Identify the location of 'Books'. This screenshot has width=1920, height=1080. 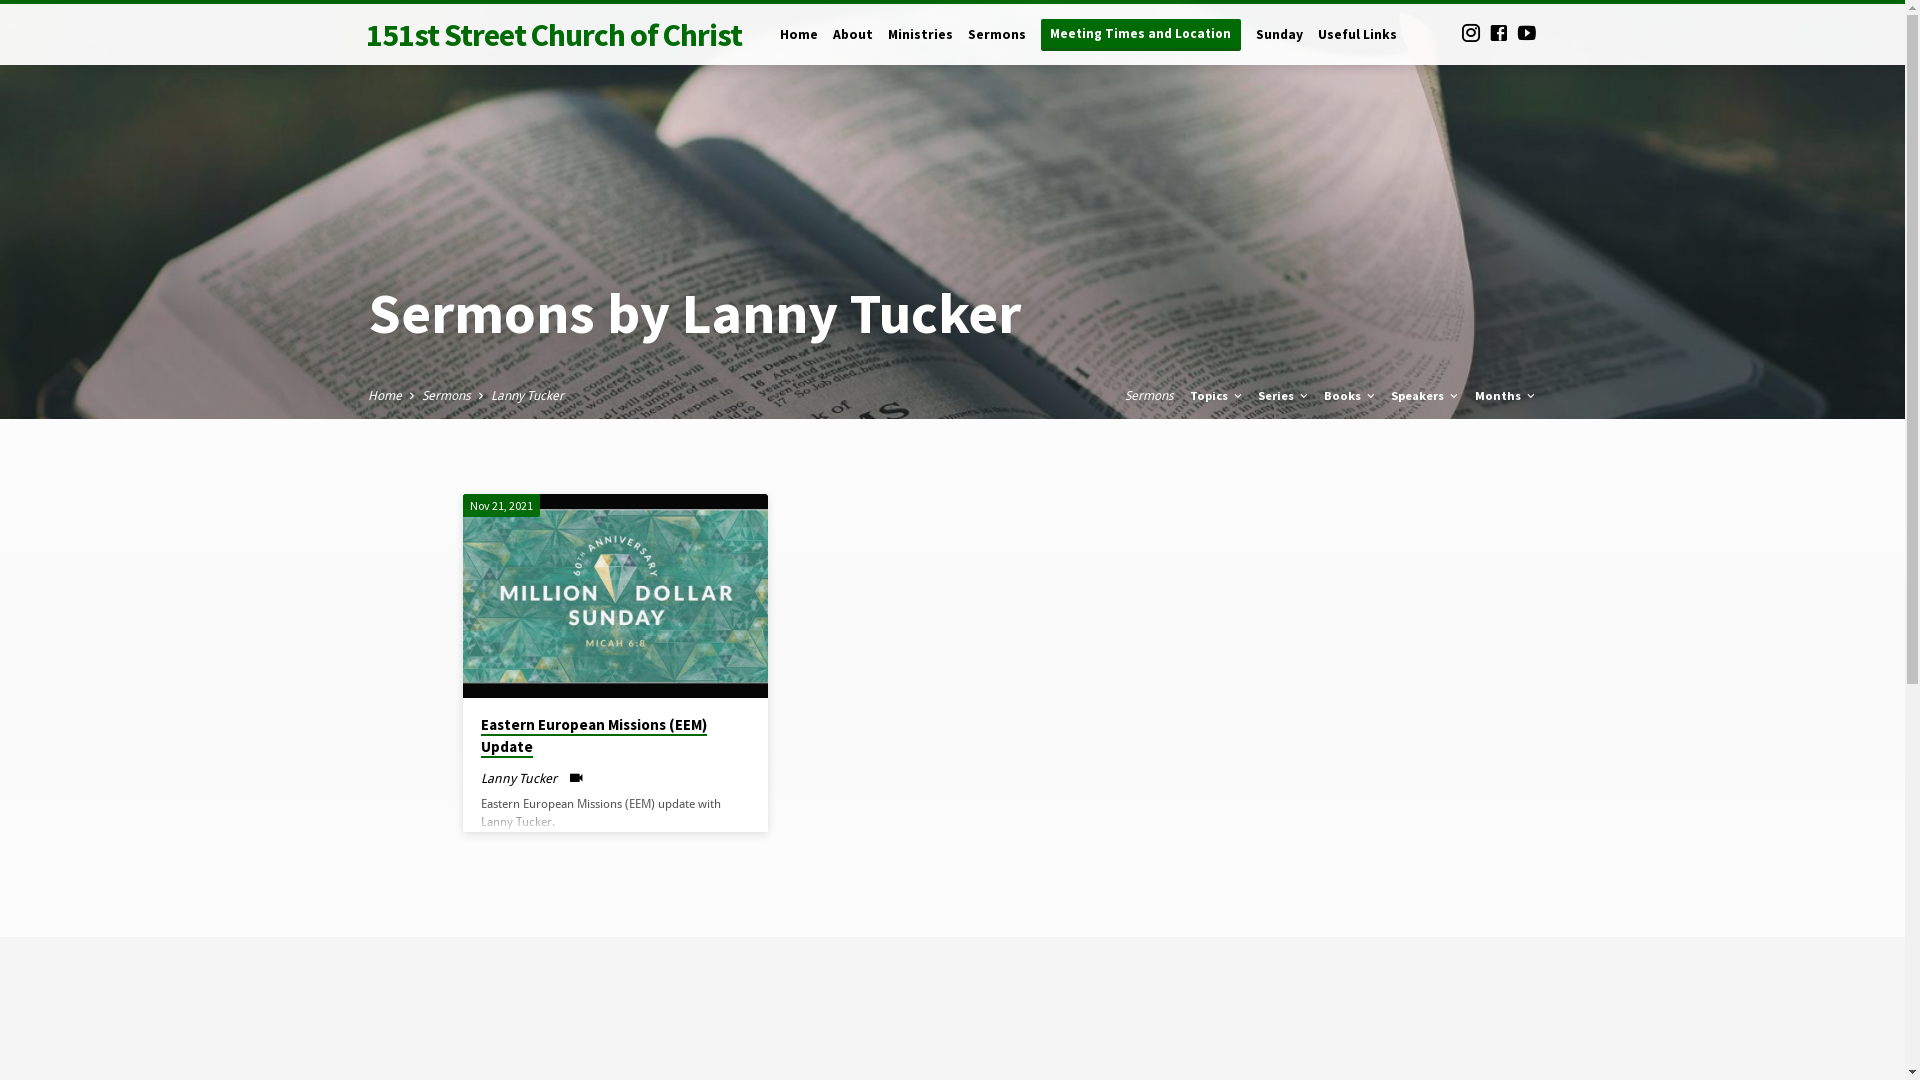
(1350, 395).